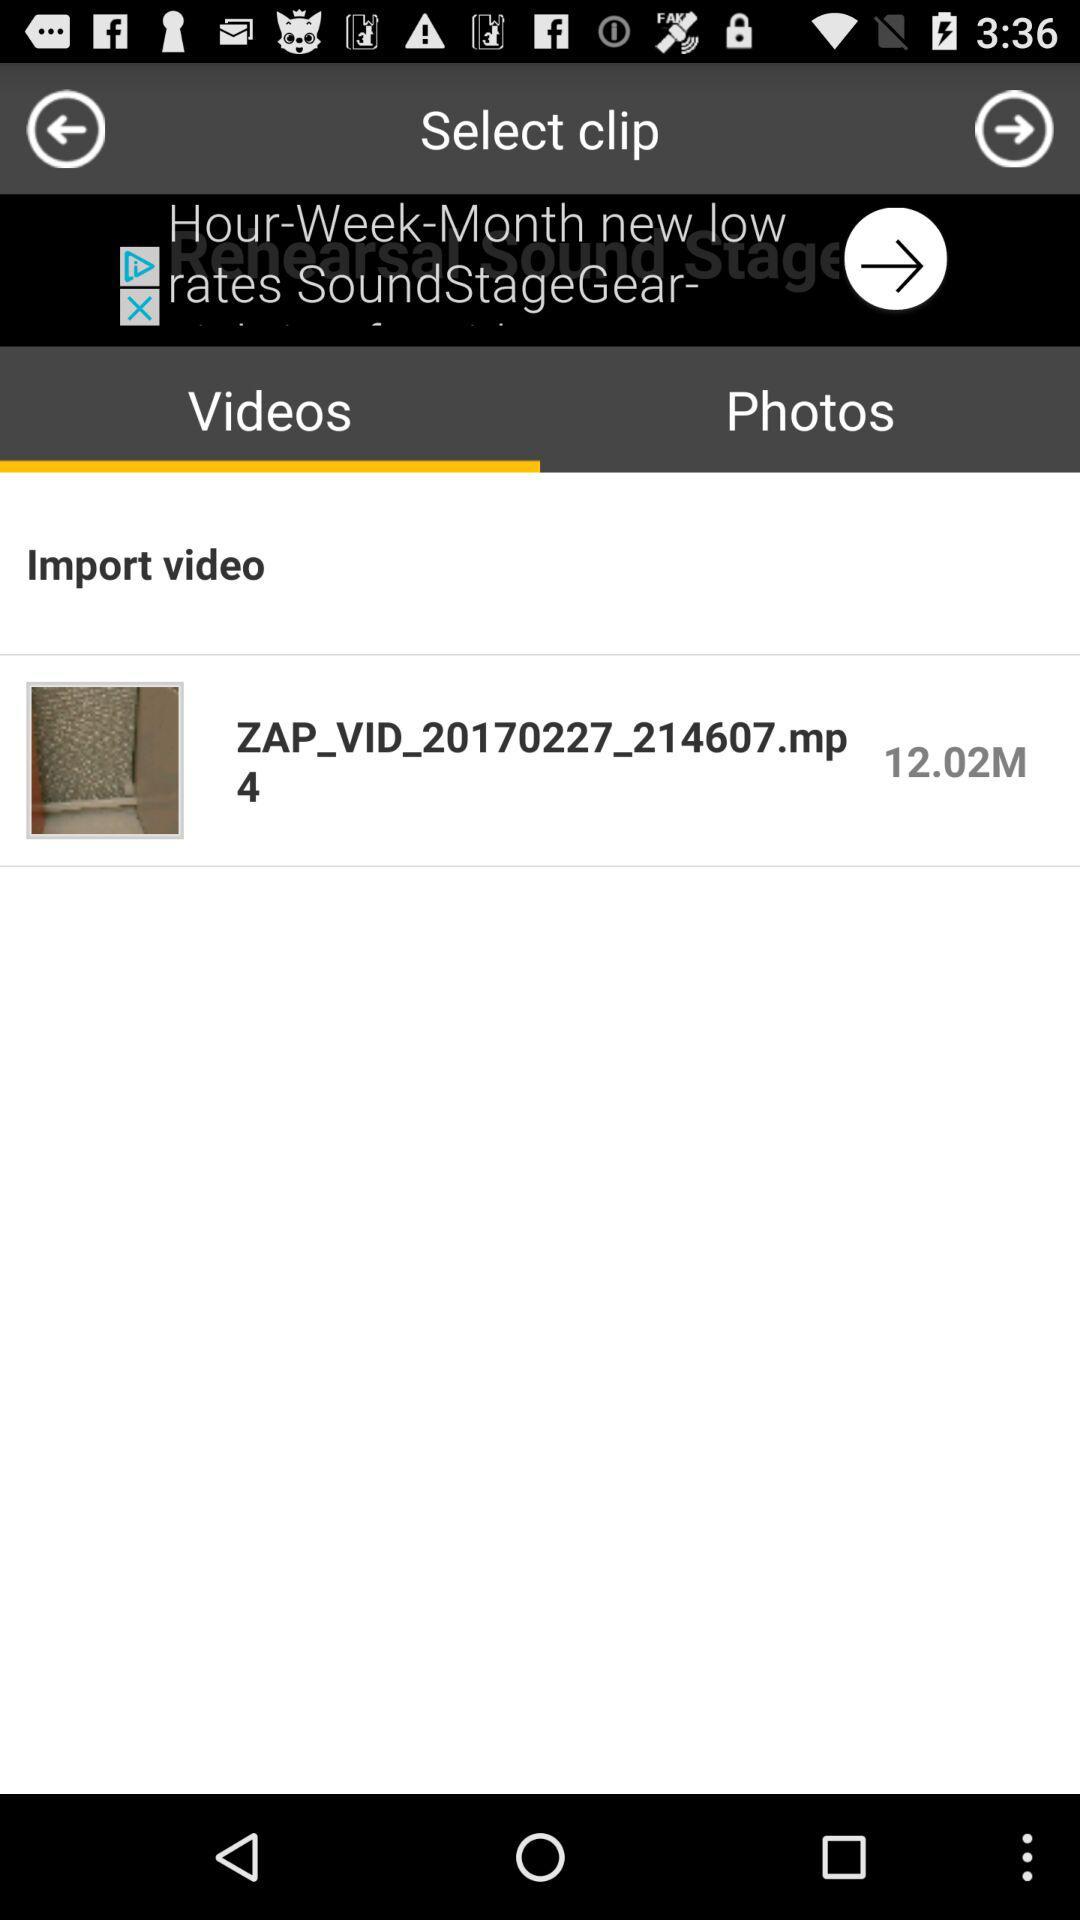 This screenshot has width=1080, height=1920. I want to click on find more, so click(1014, 127).